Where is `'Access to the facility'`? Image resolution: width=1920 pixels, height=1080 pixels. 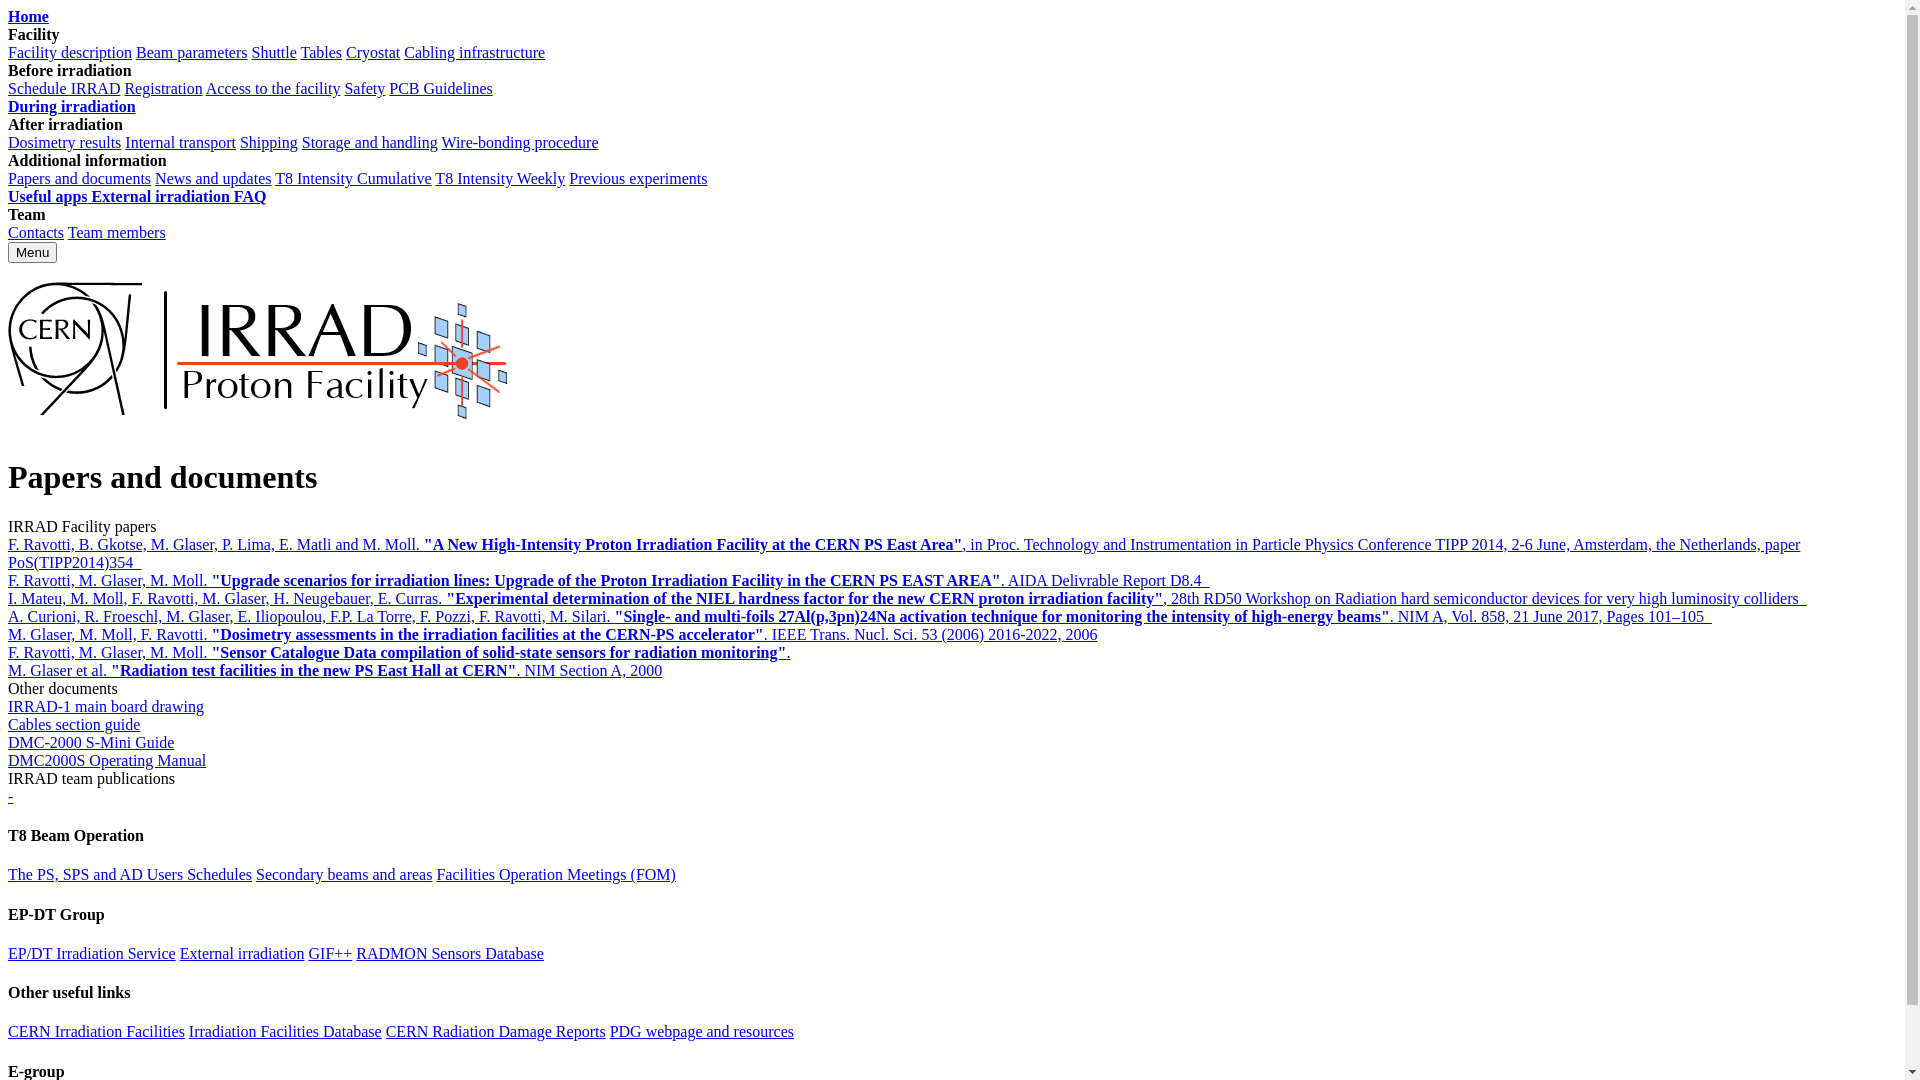
'Access to the facility' is located at coordinates (206, 87).